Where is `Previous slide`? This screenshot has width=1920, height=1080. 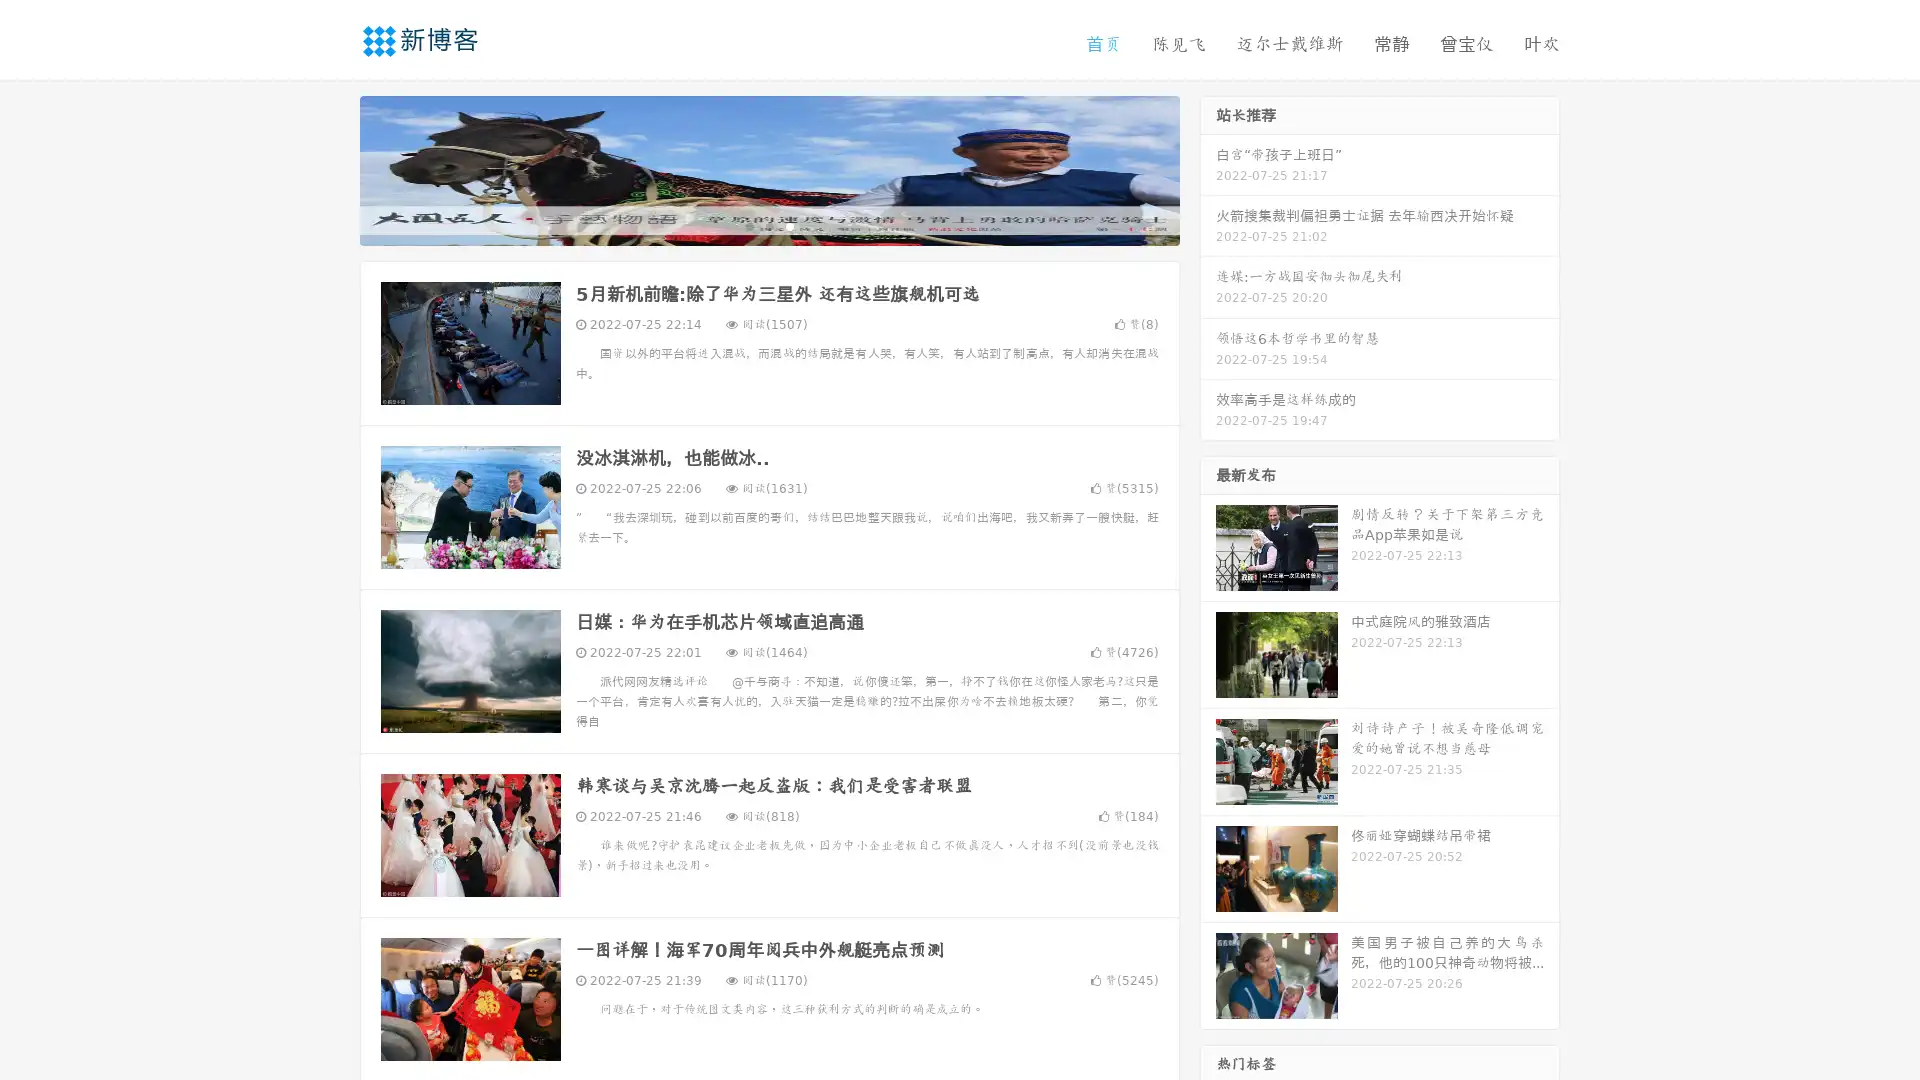
Previous slide is located at coordinates (330, 168).